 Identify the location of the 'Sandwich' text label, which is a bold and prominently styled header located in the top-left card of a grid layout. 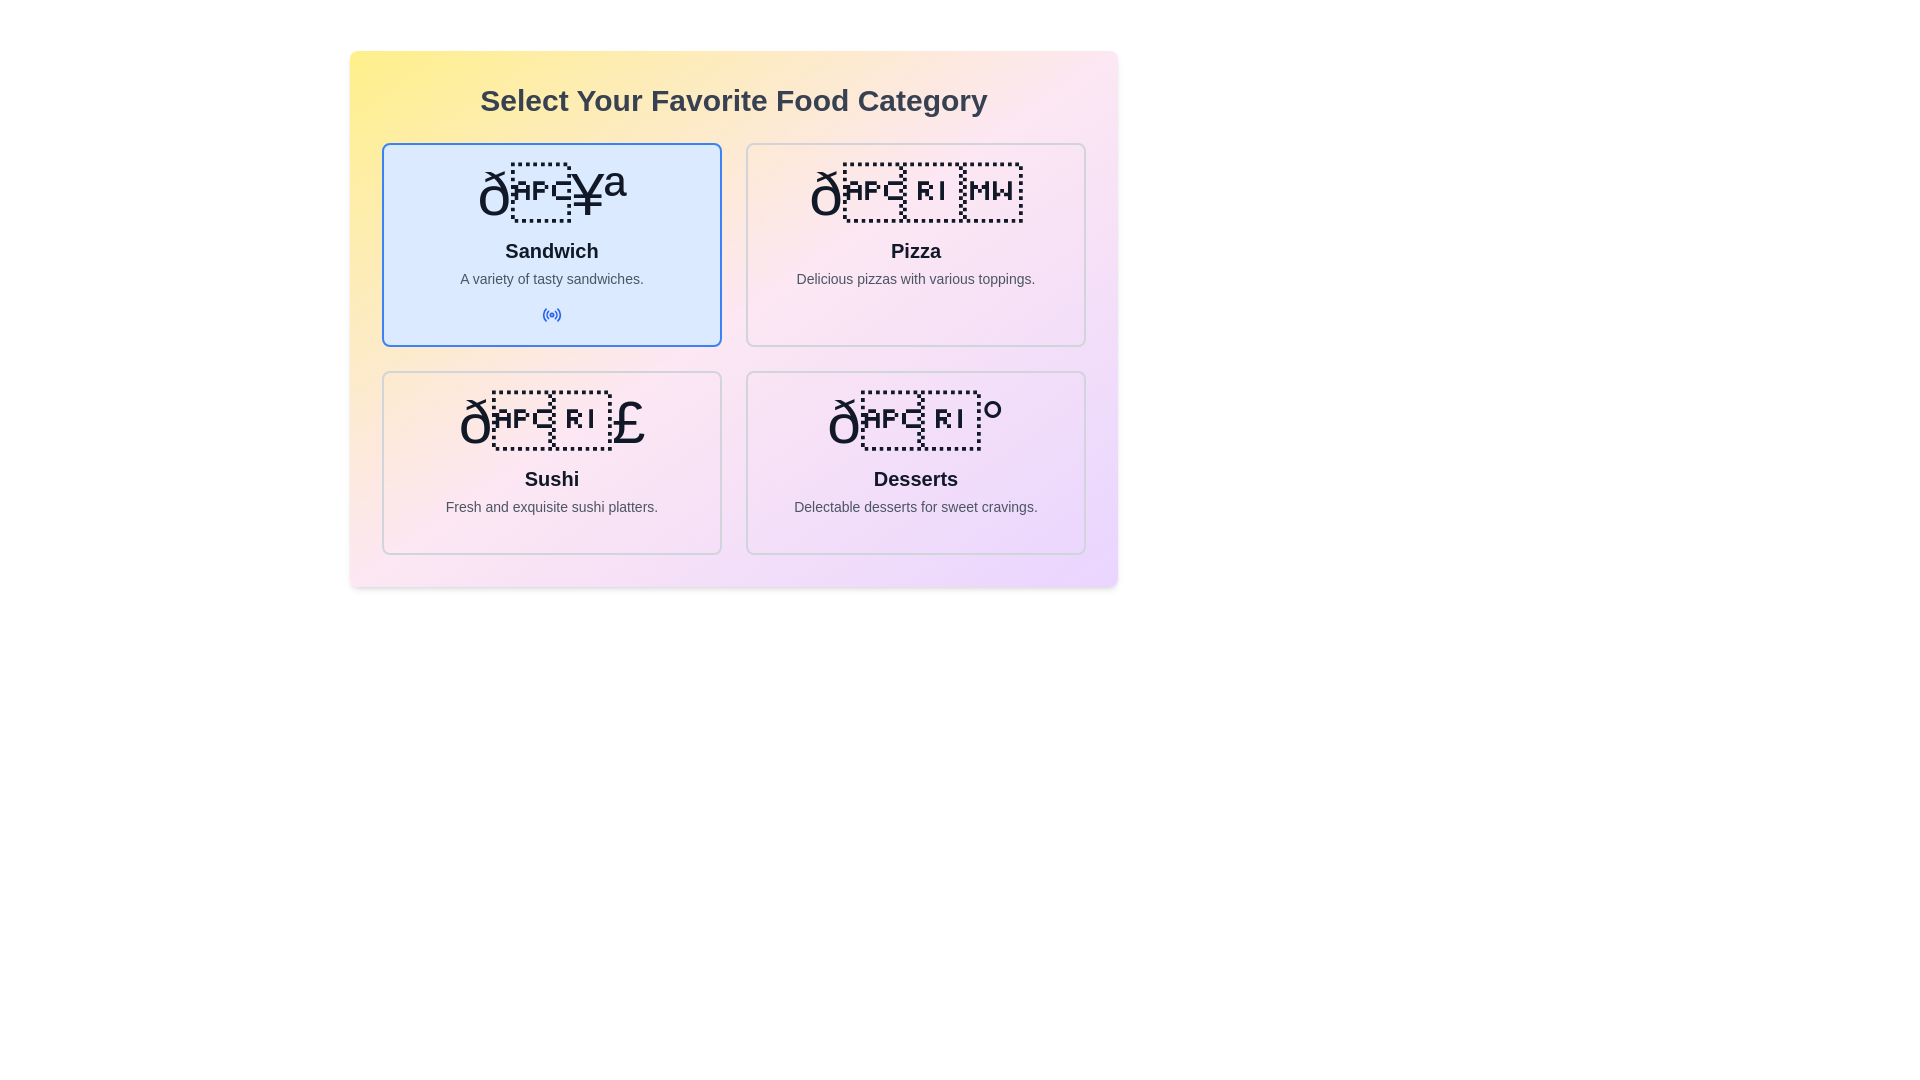
(552, 249).